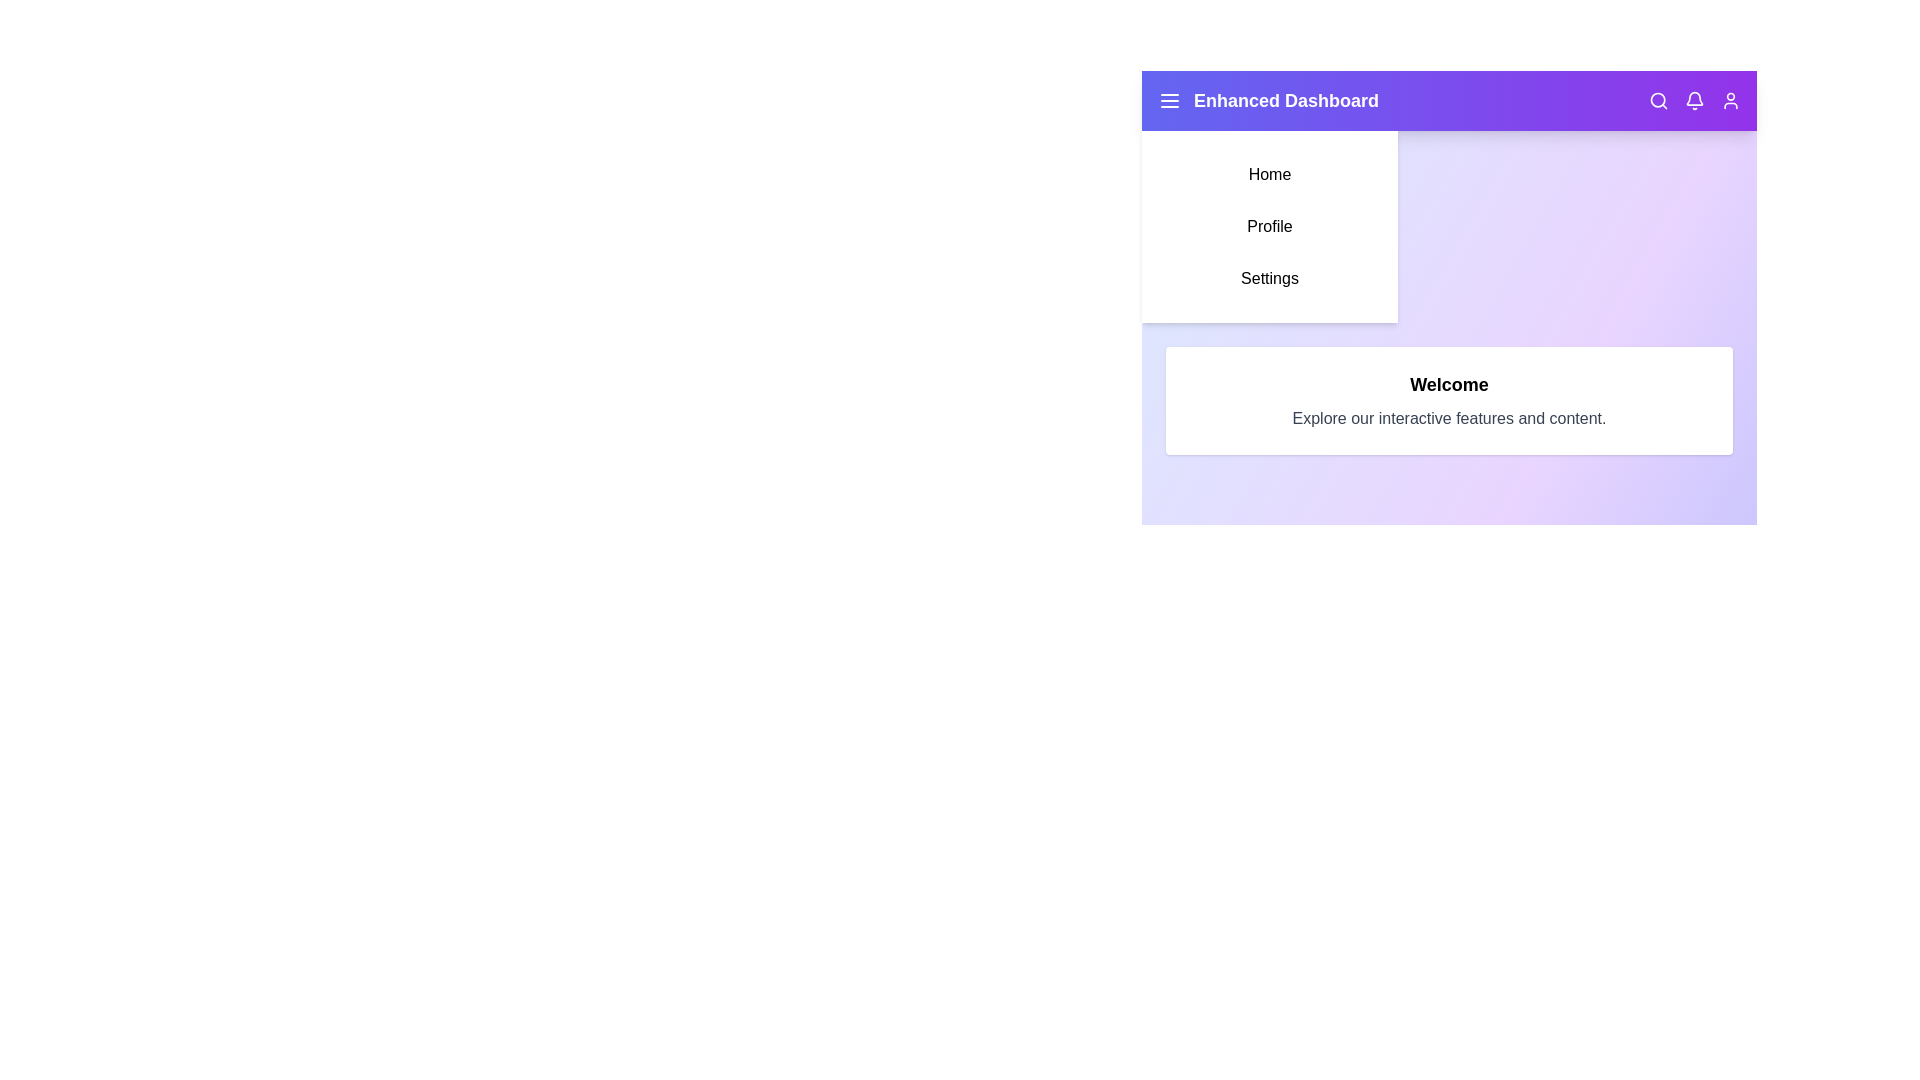  Describe the element at coordinates (1693, 100) in the screenshot. I see `the 'Bell' icon to check for notifications` at that location.